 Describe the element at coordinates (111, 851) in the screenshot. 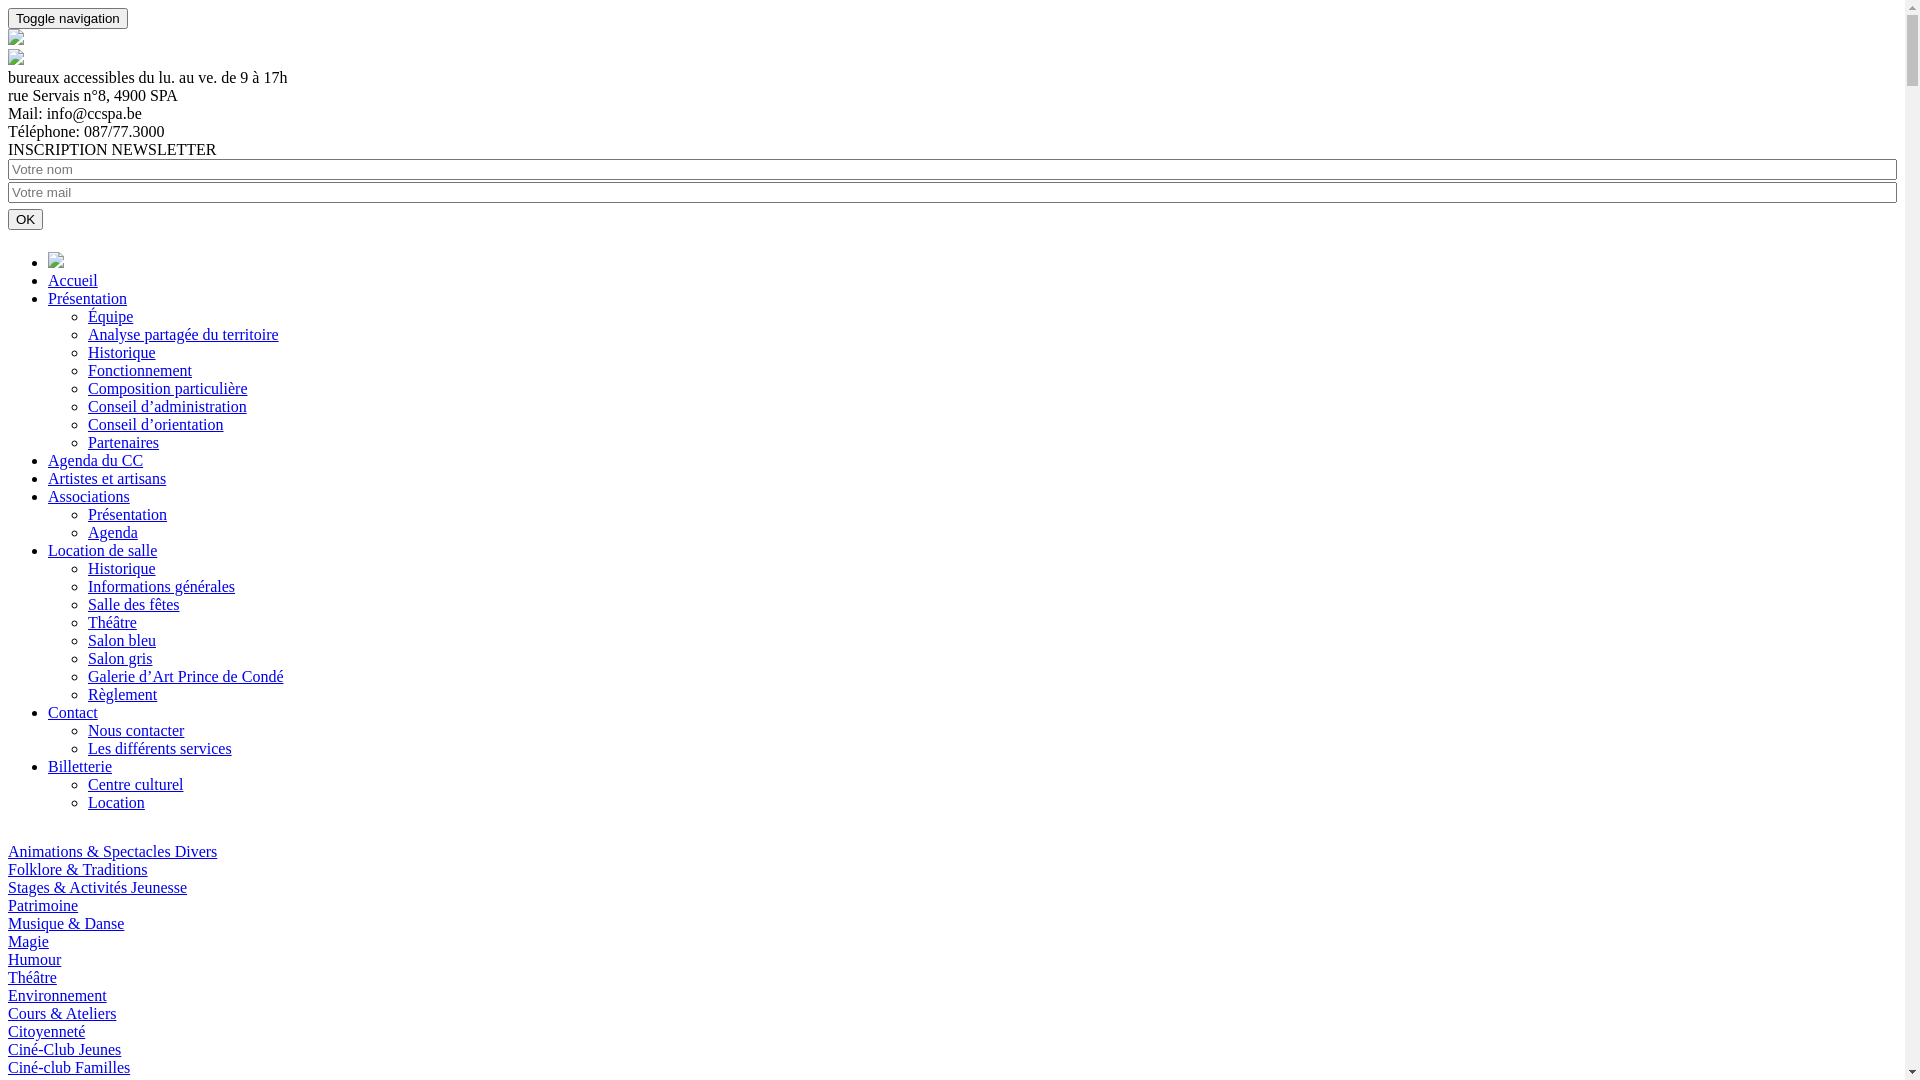

I see `'Animations & Spectacles Divers'` at that location.